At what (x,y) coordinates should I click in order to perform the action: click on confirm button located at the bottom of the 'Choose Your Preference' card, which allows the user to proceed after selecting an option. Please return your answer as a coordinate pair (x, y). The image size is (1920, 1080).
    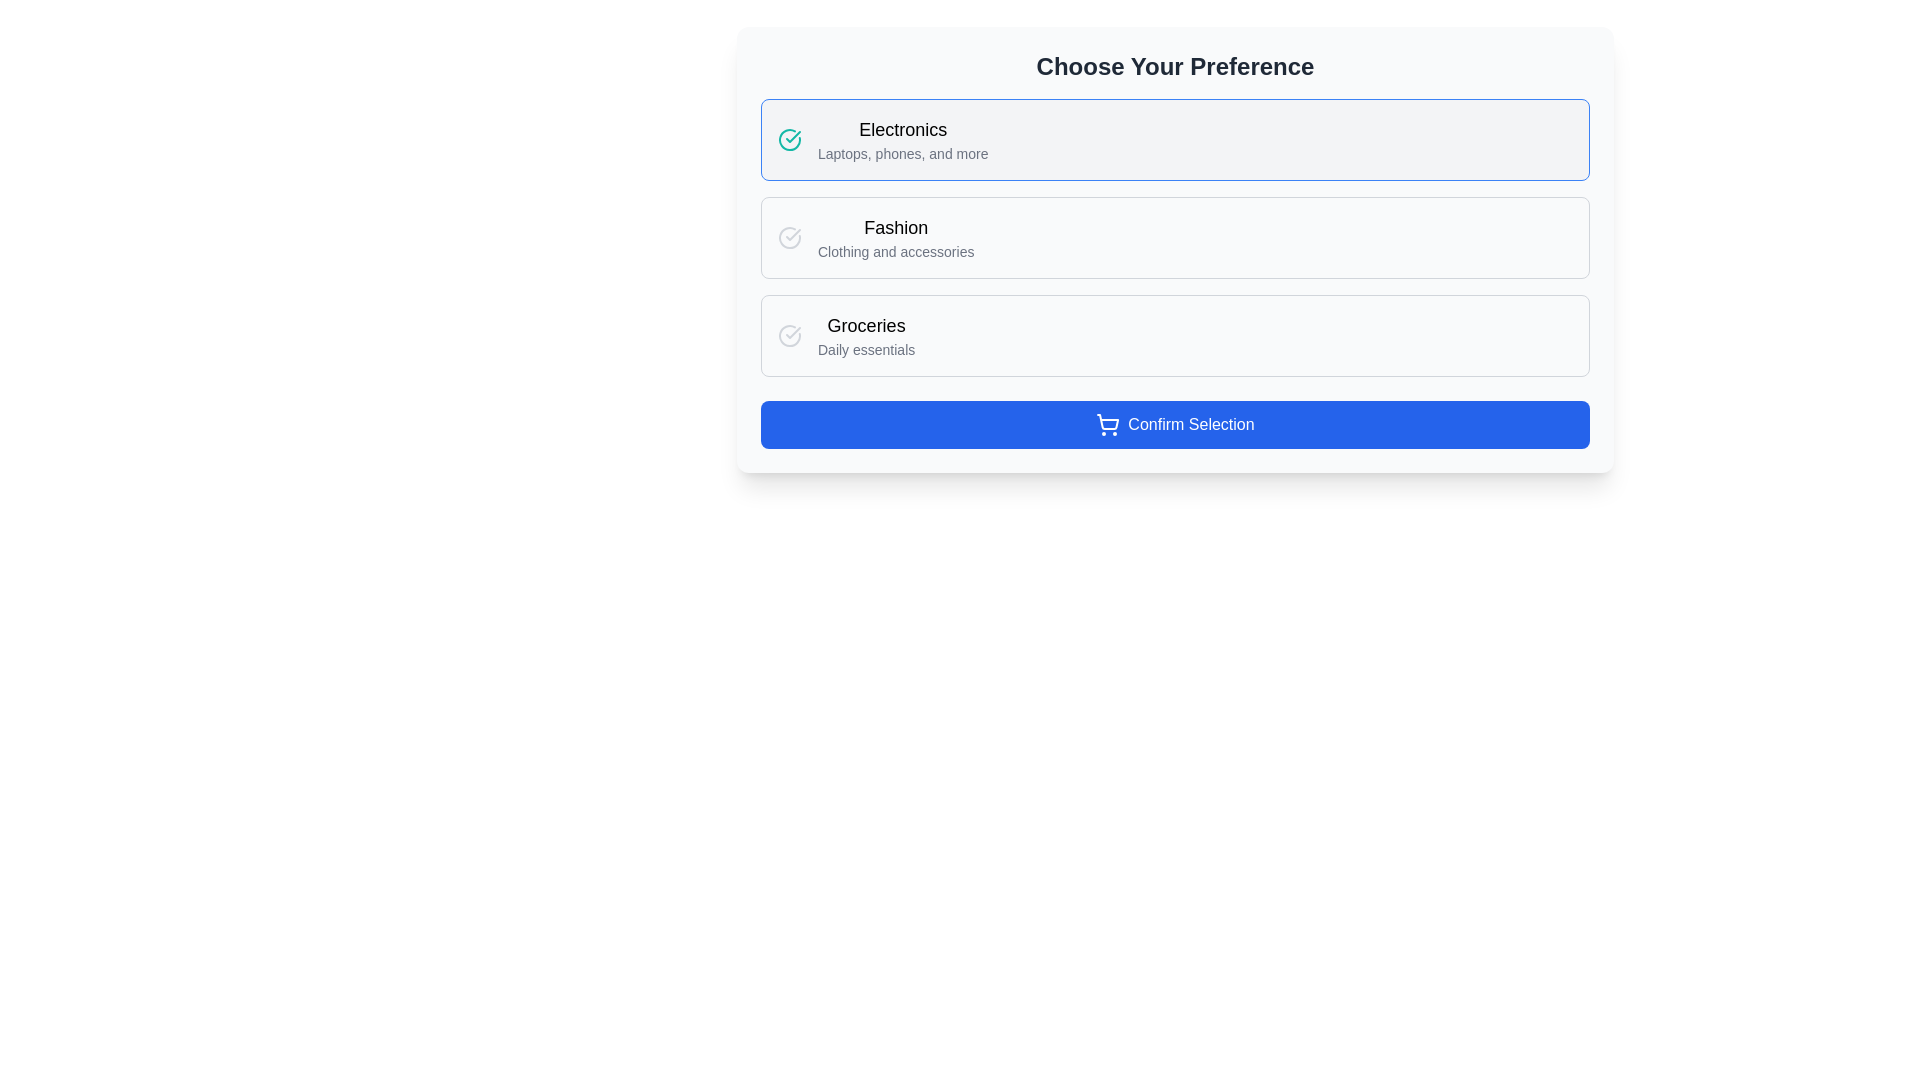
    Looking at the image, I should click on (1175, 423).